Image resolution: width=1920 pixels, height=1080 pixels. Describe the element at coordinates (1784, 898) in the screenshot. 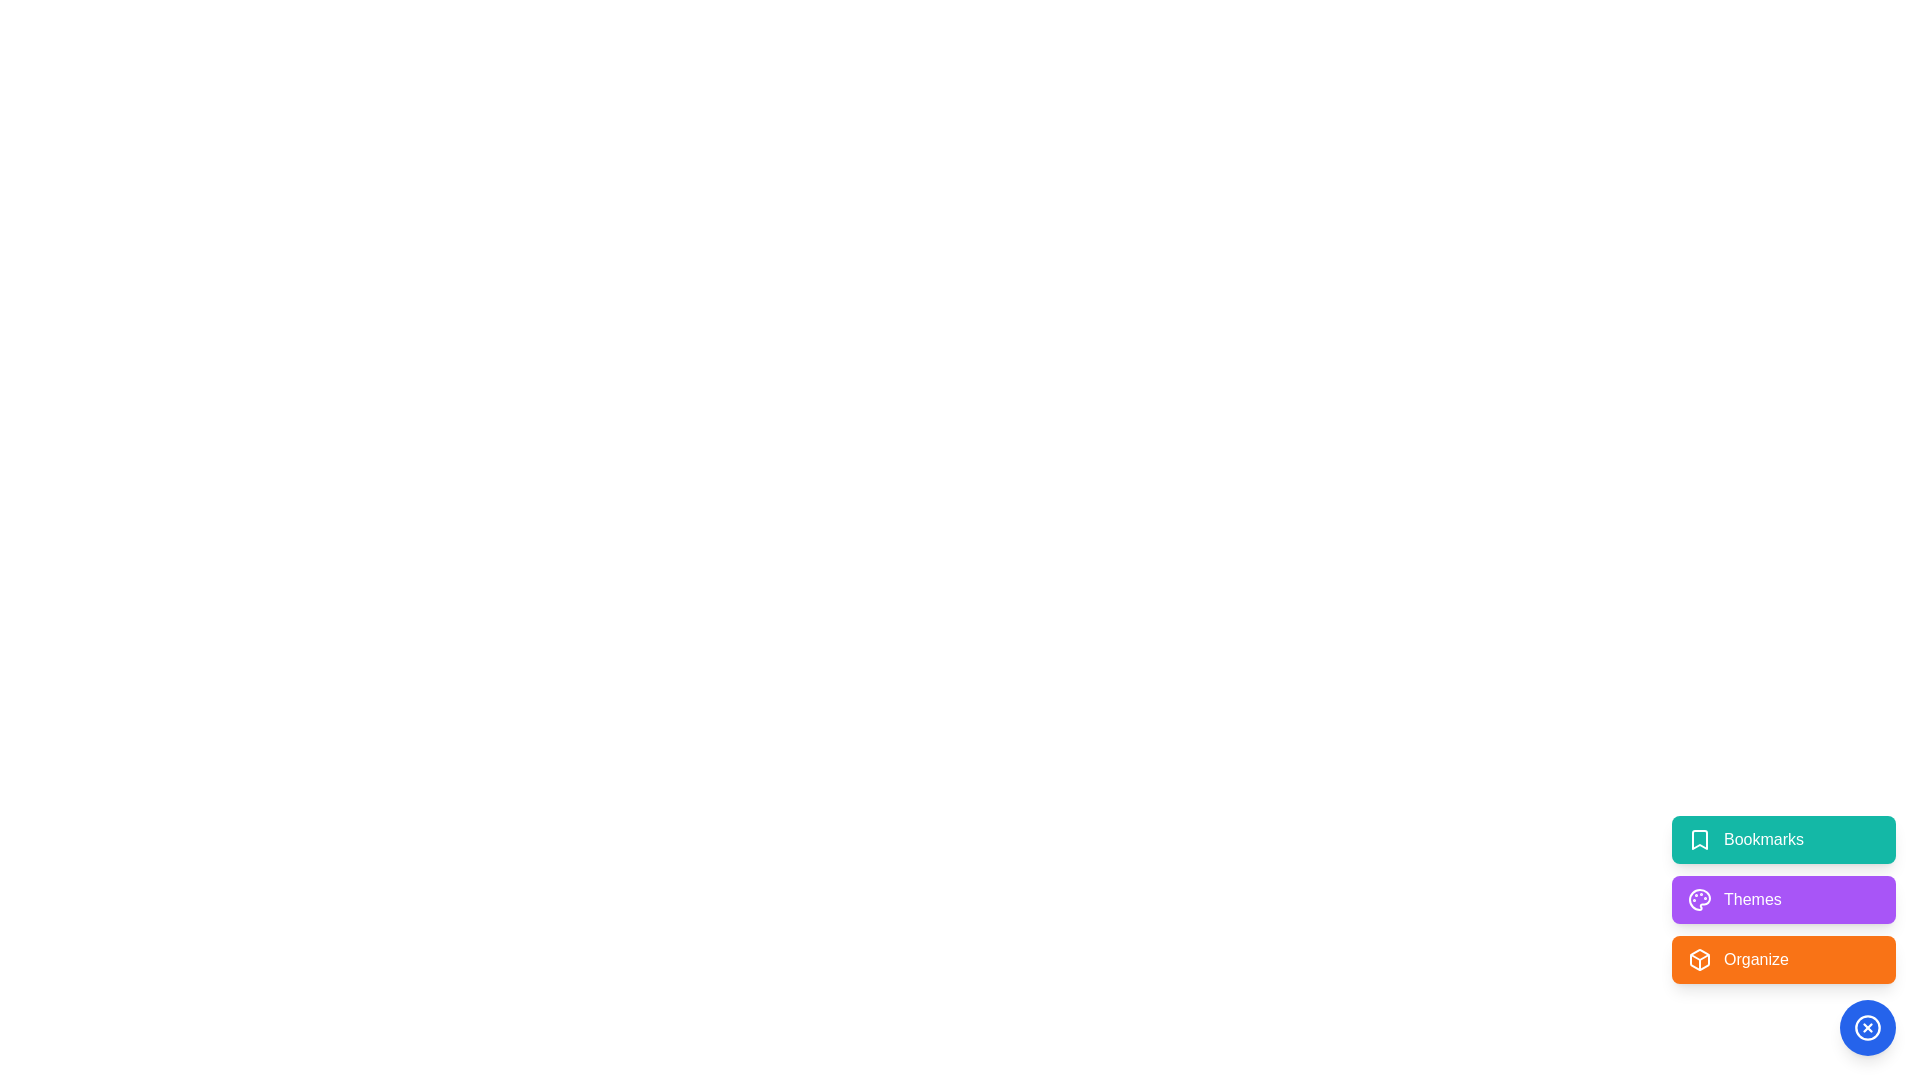

I see `'Themes' button to perform the associated action` at that location.